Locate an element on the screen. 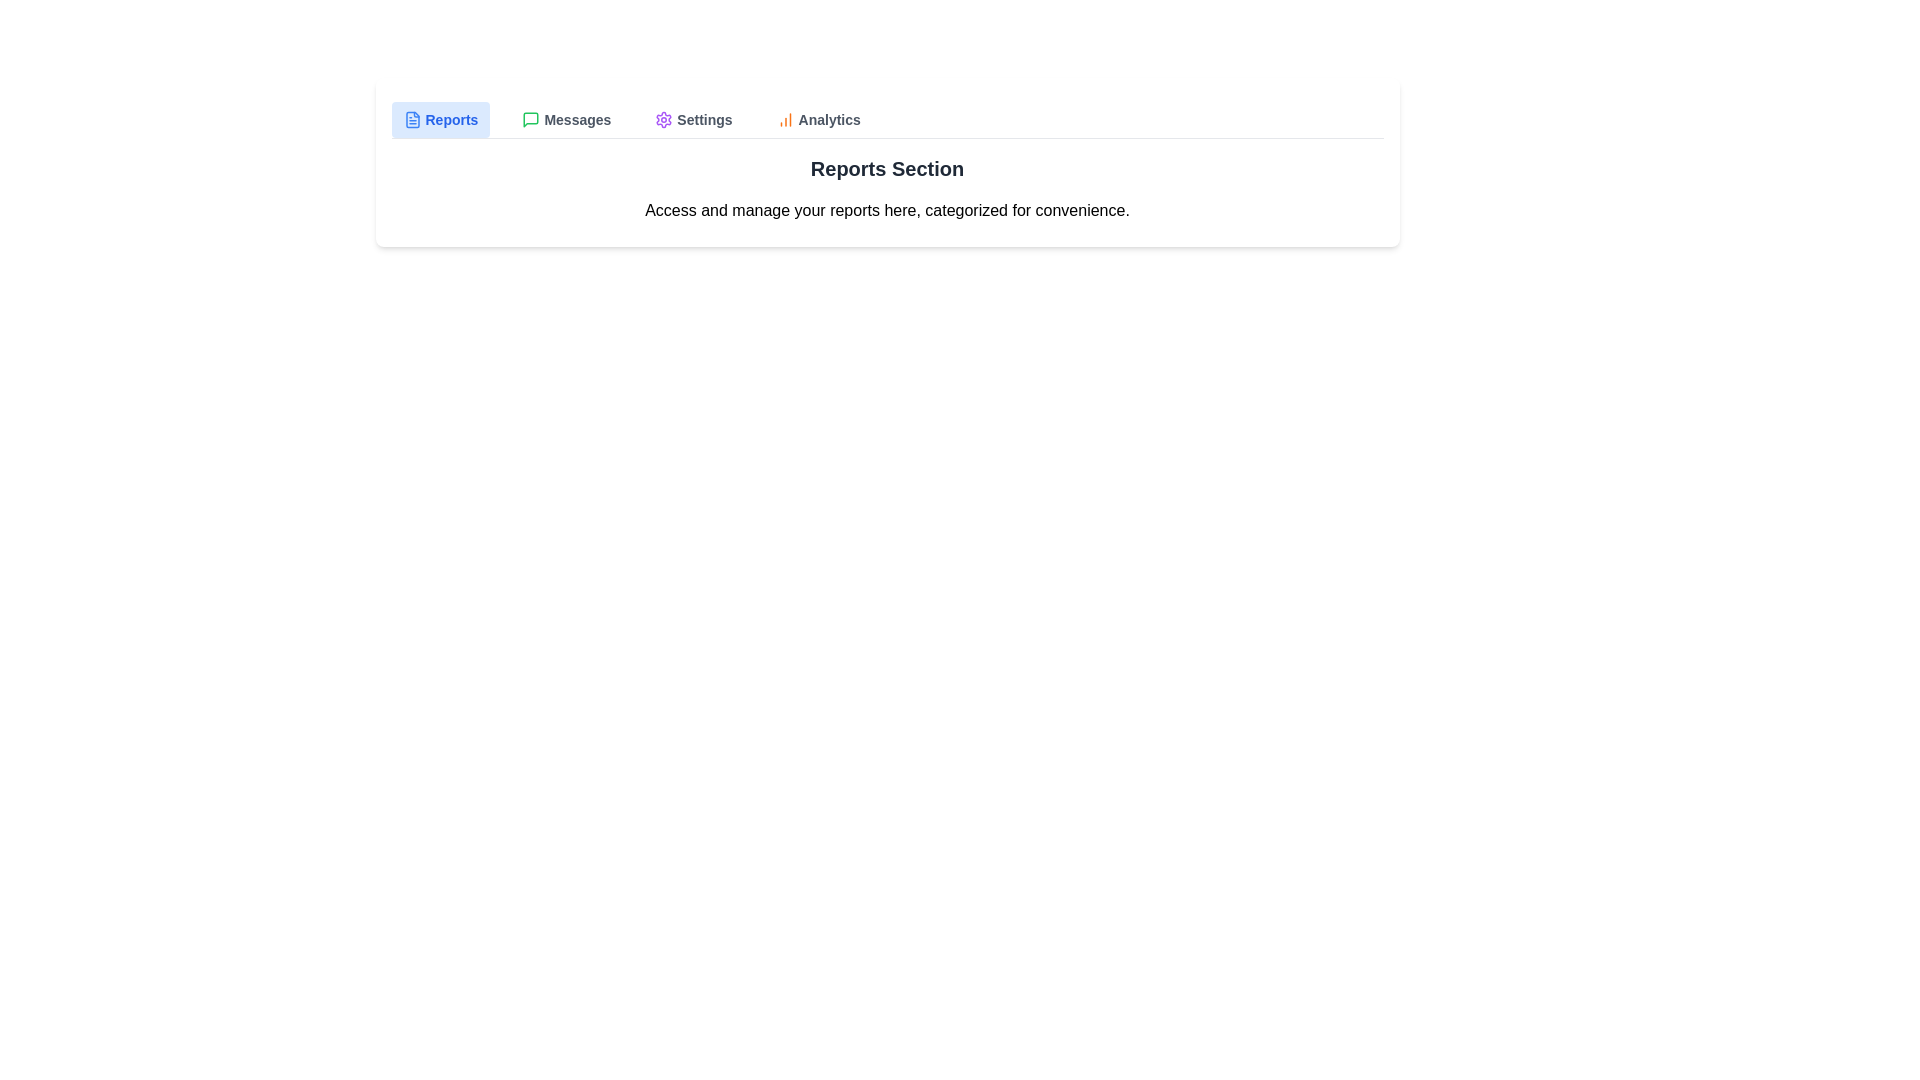  the gear icon in the navigation bar, which has a purple outline and represents the settings option is located at coordinates (664, 119).